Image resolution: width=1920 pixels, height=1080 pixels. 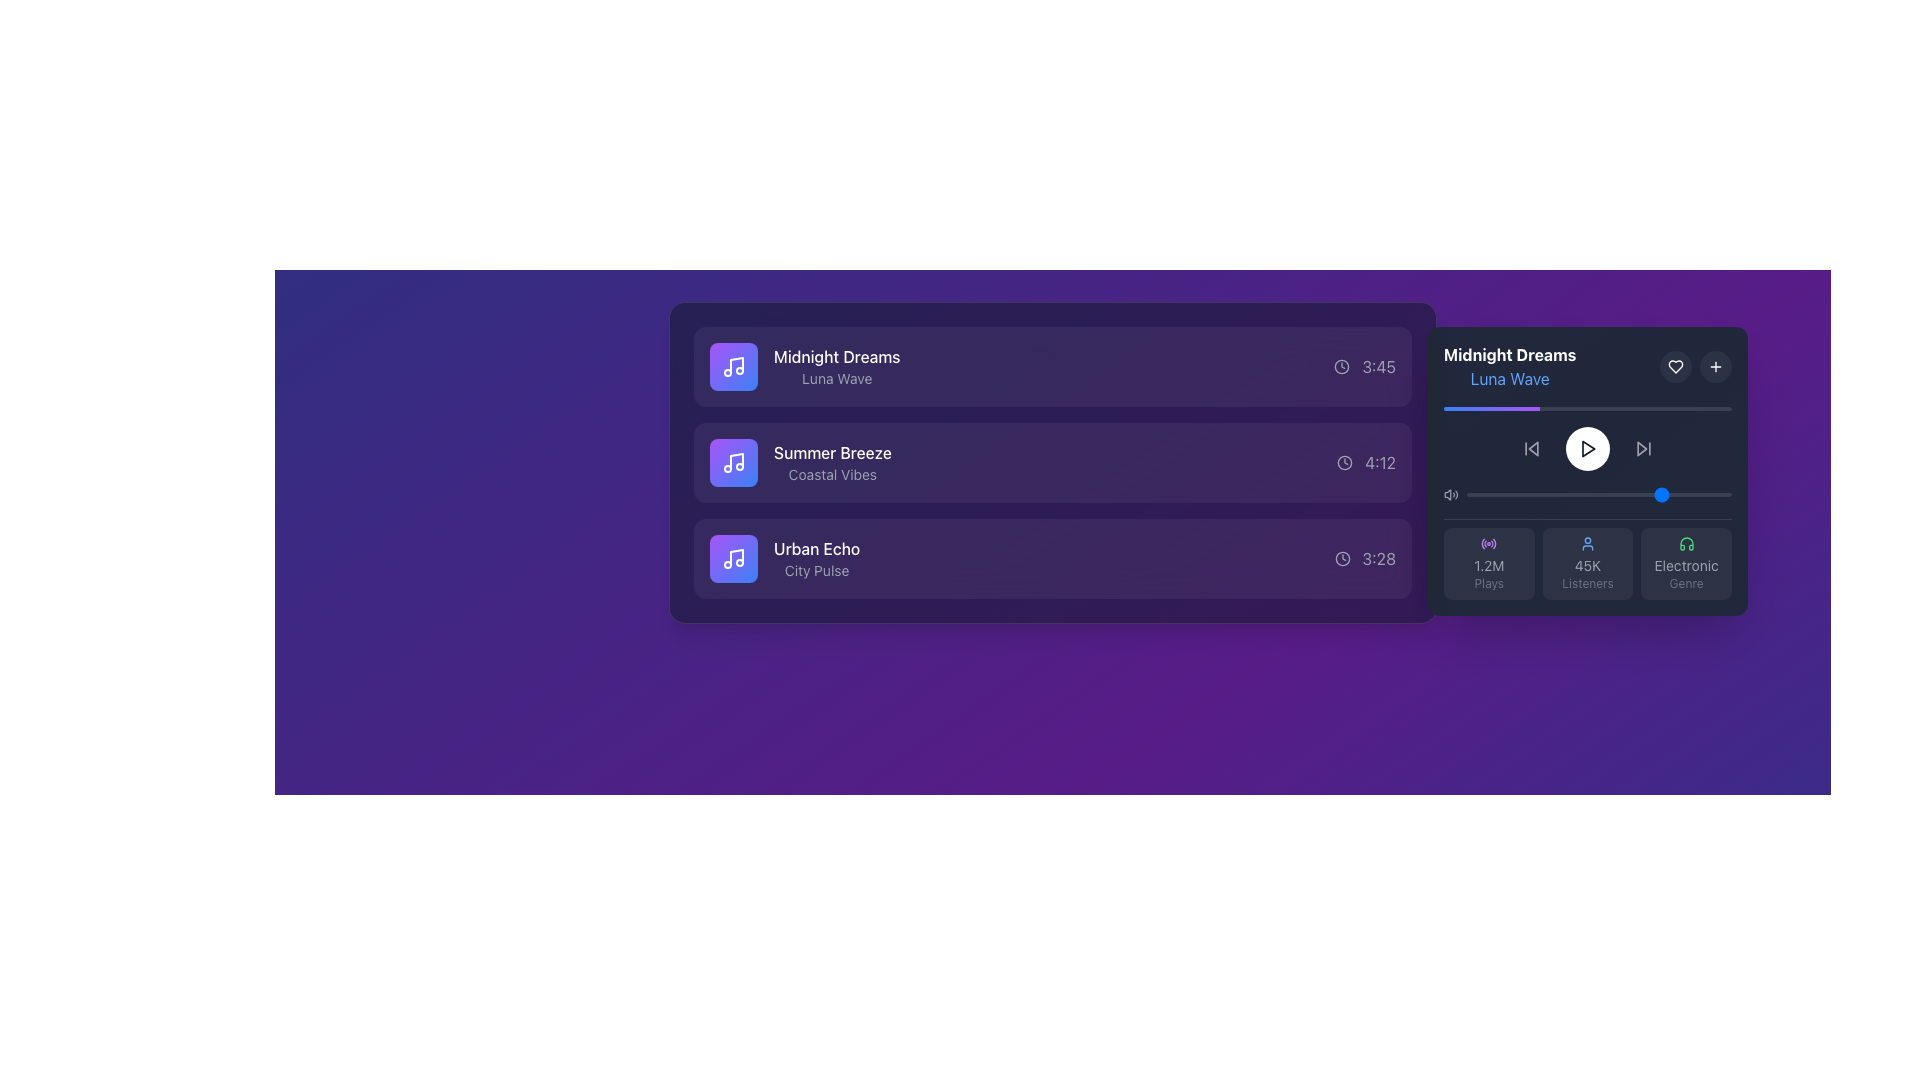 What do you see at coordinates (817, 559) in the screenshot?
I see `the text label titled 'Urban Echo' which is the third item in a vertical list, featuring a bold white title and a gray subtitle on a dark background` at bounding box center [817, 559].